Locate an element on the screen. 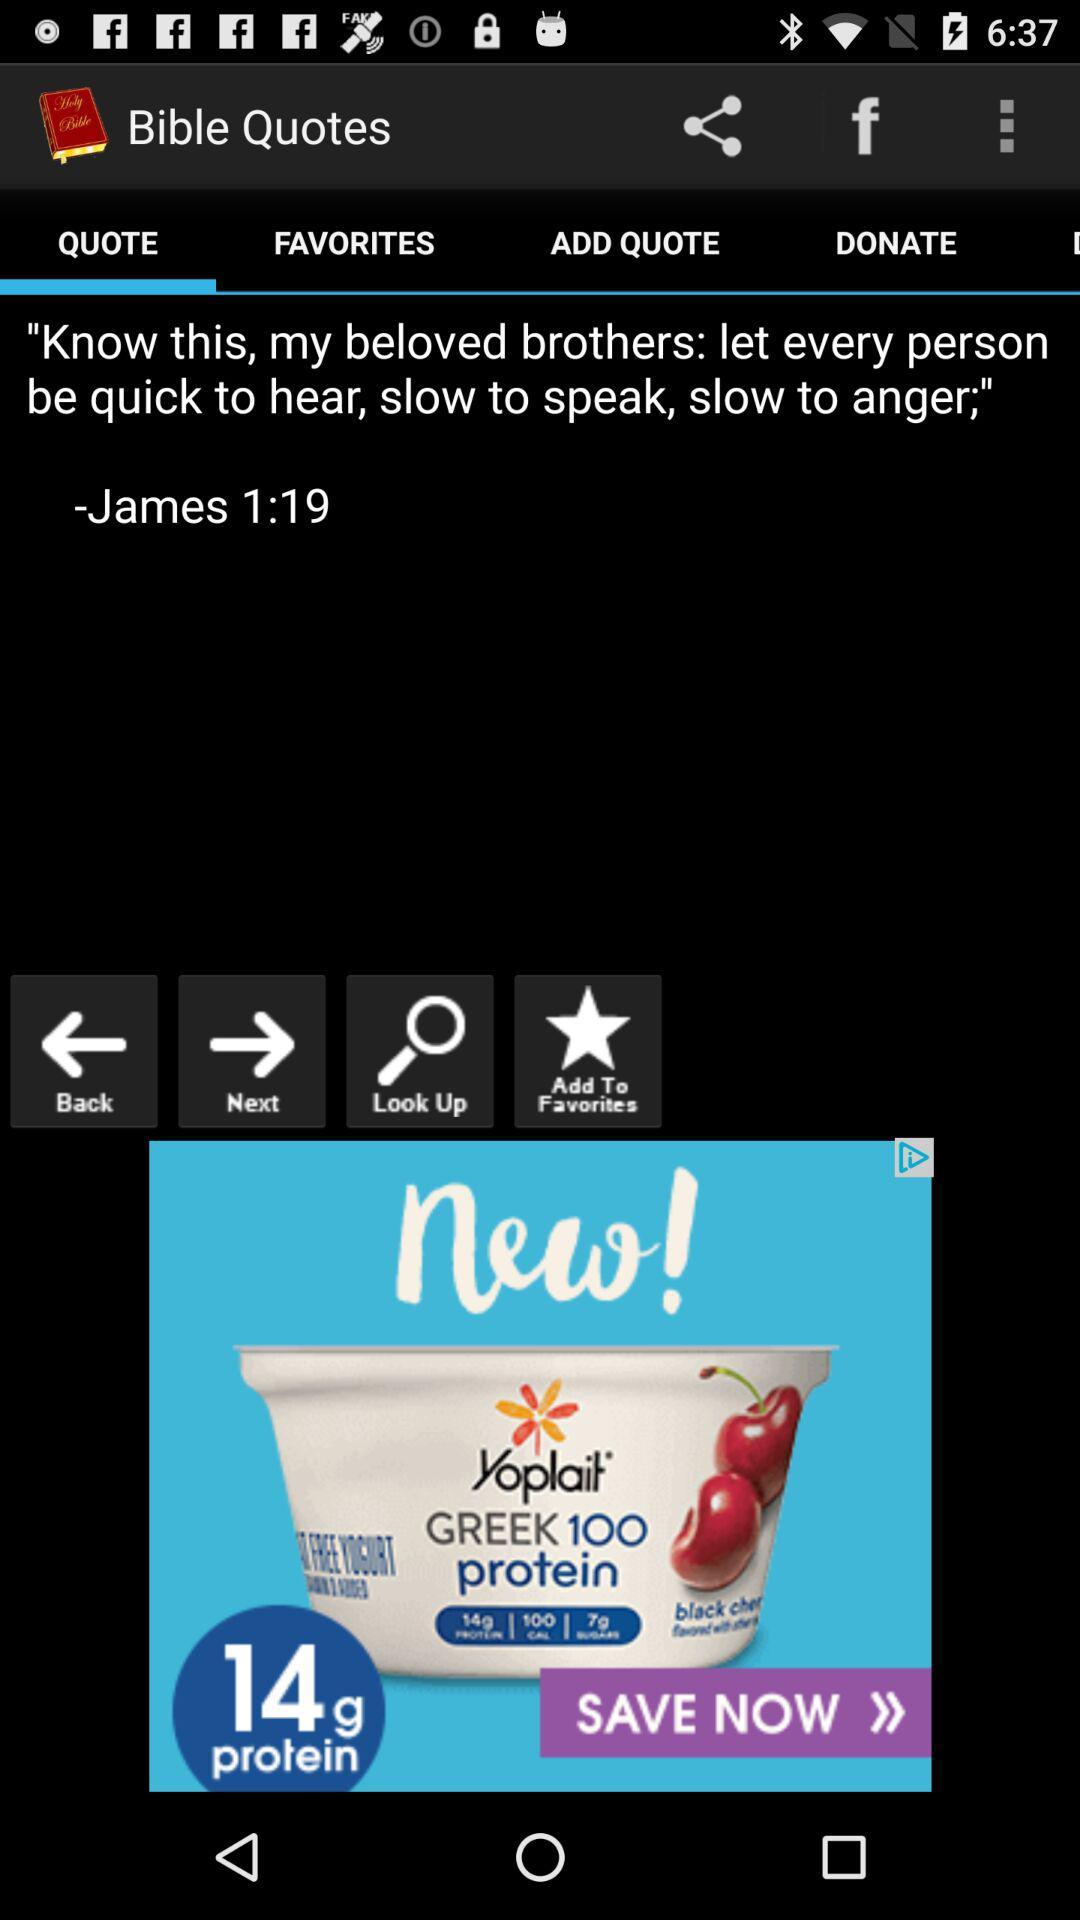 The image size is (1080, 1920). to favorites is located at coordinates (586, 1050).